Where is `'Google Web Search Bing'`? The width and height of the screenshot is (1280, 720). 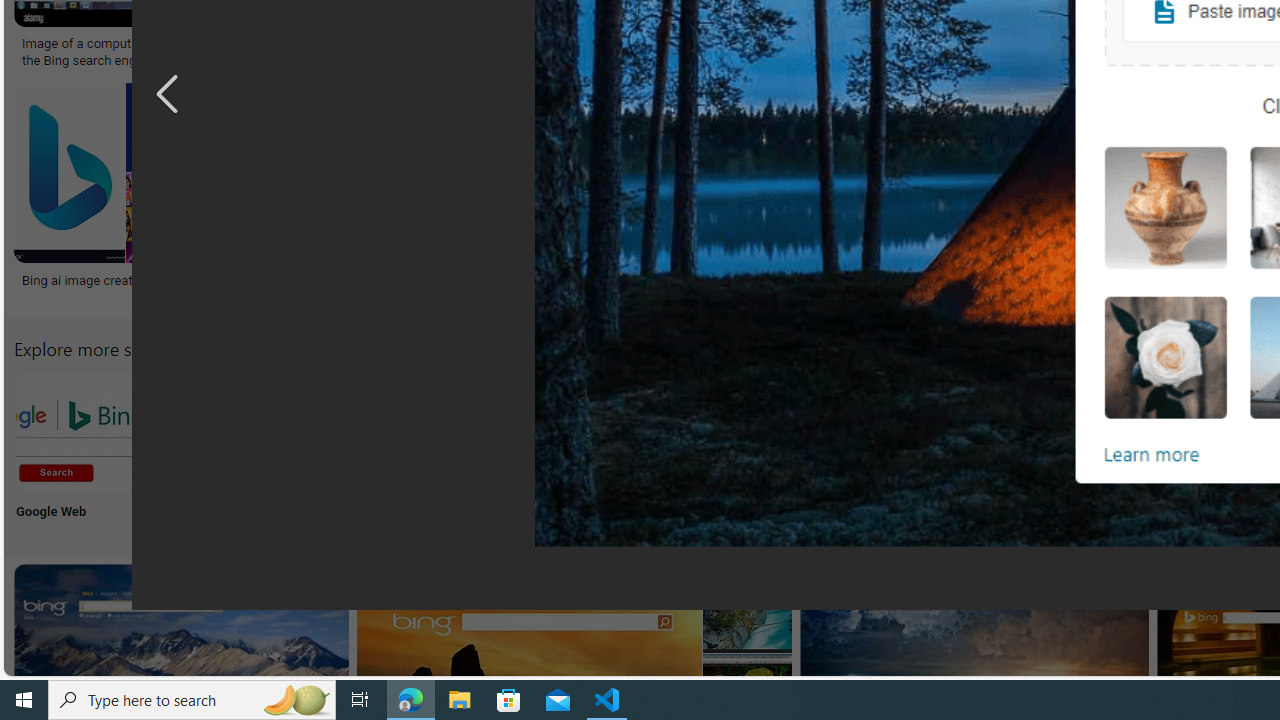 'Google Web Search Bing' is located at coordinates (75, 431).